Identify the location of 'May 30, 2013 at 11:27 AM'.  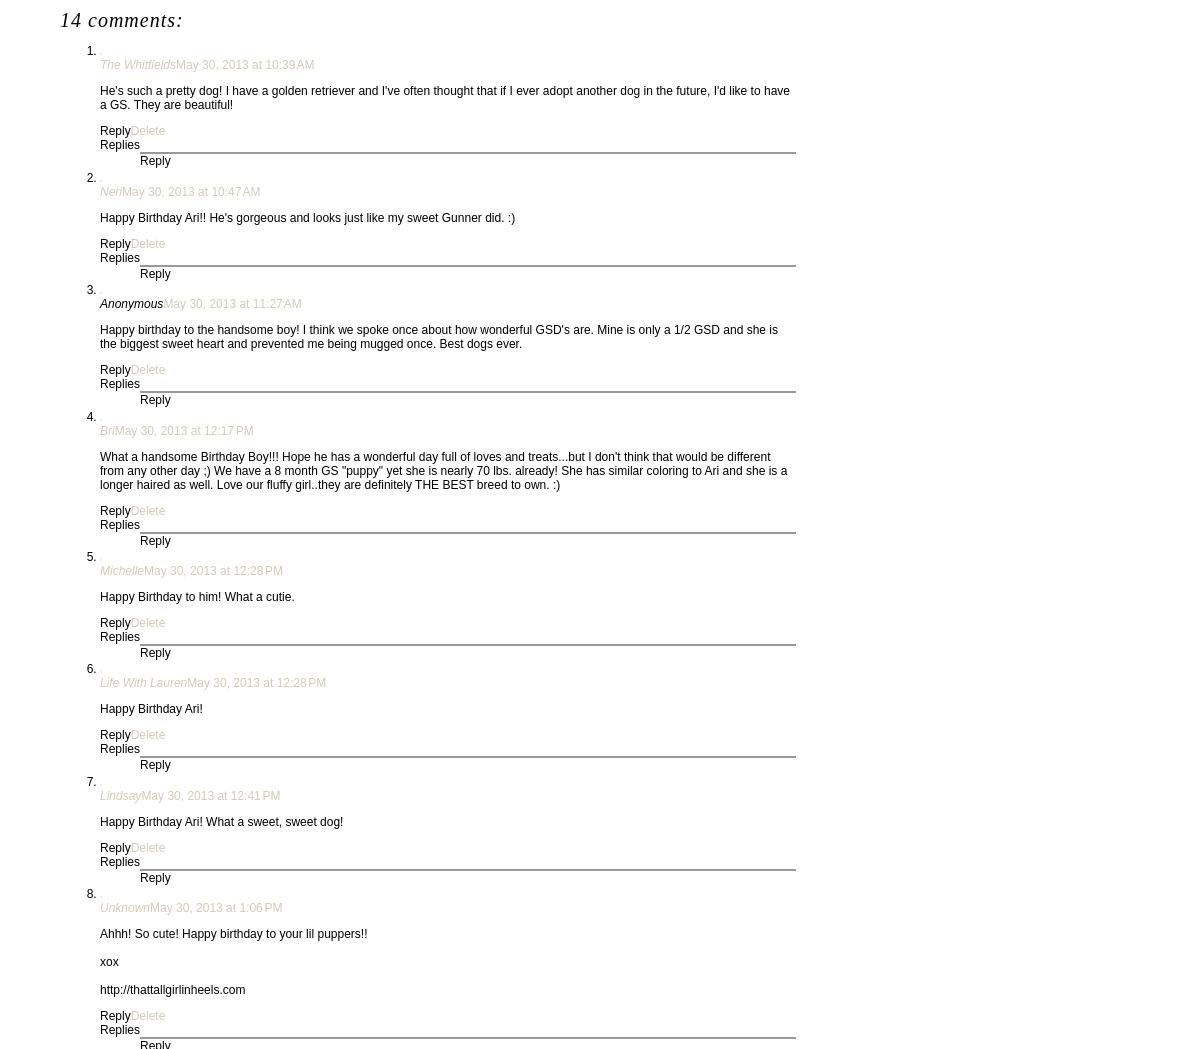
(162, 304).